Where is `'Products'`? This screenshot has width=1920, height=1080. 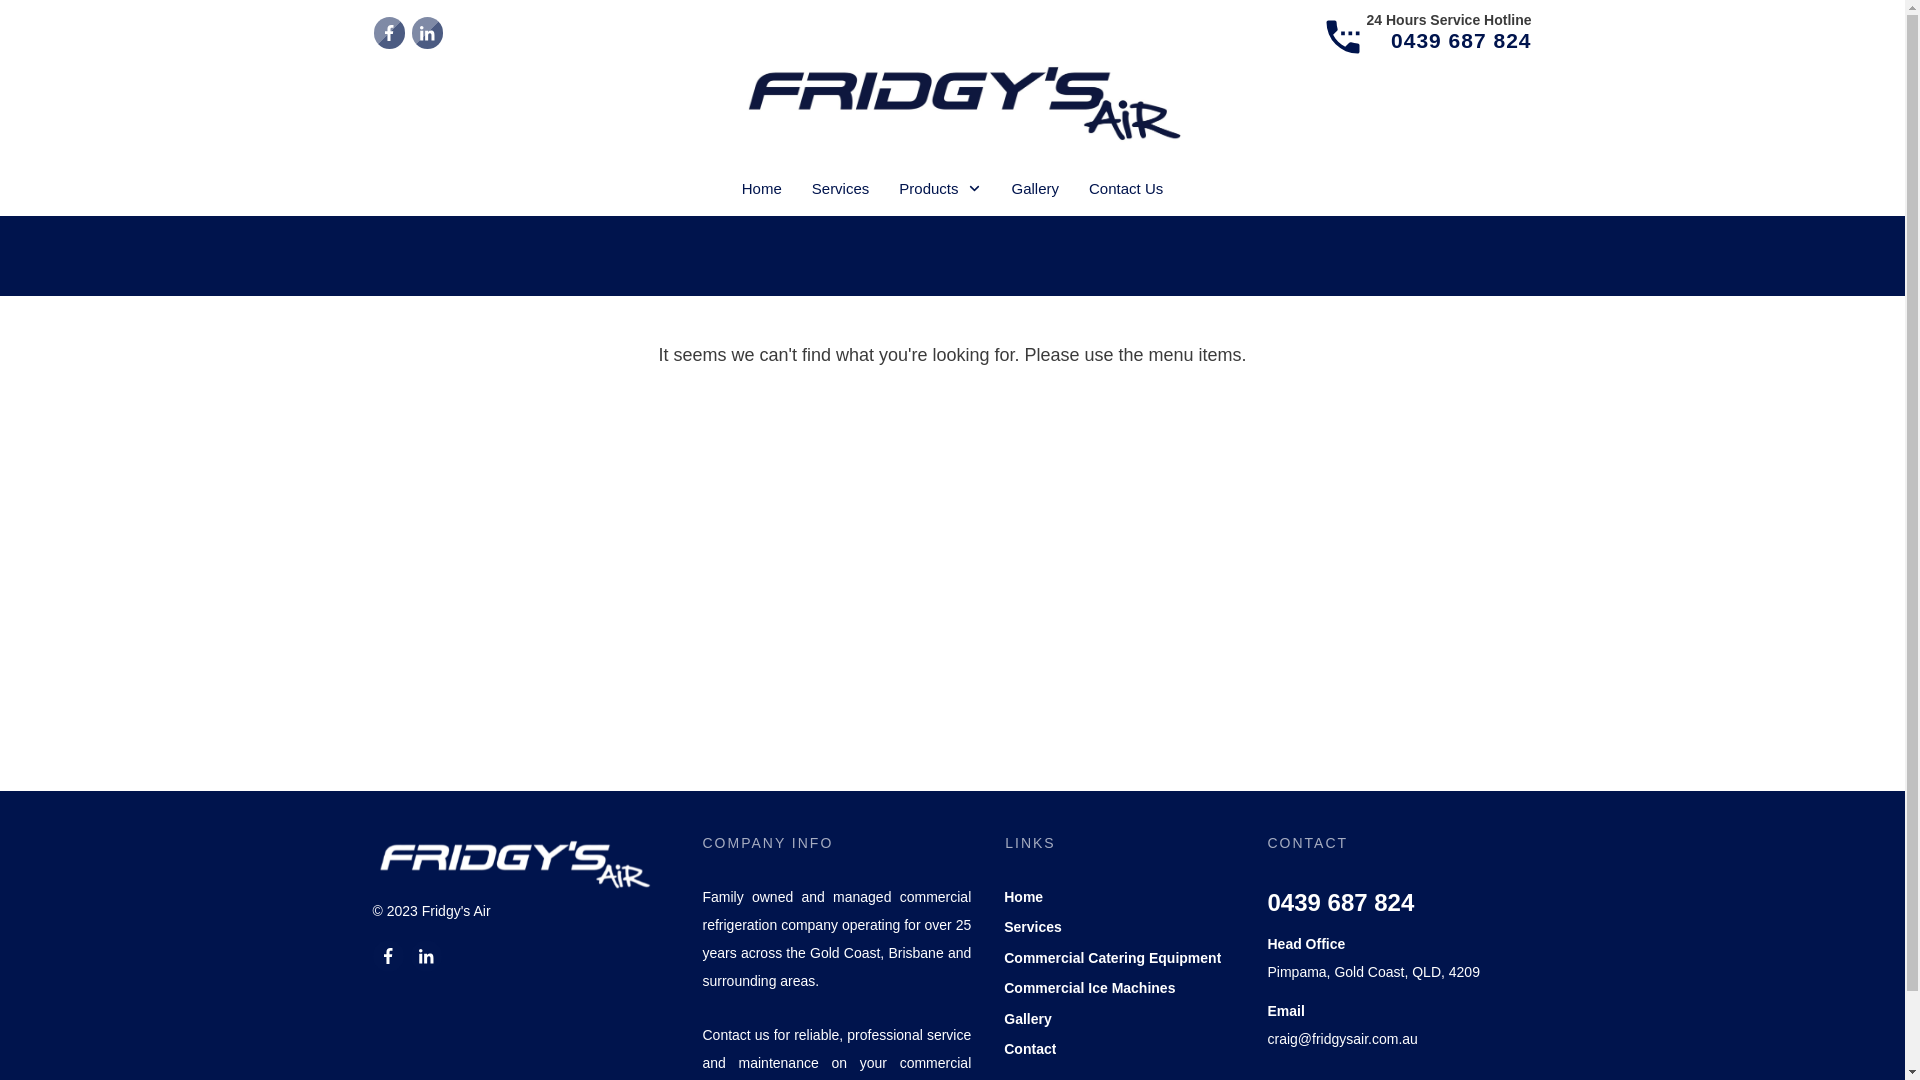 'Products' is located at coordinates (939, 189).